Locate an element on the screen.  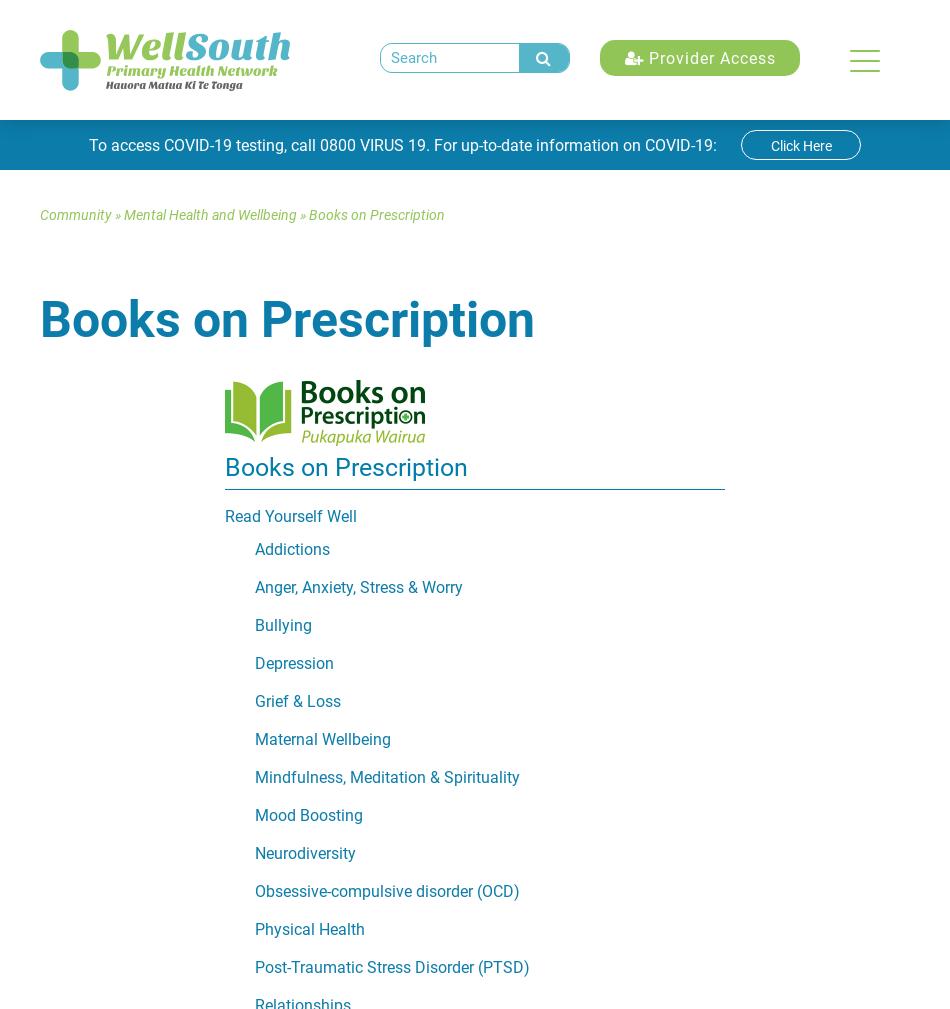
'Grief & Loss' is located at coordinates (297, 701).